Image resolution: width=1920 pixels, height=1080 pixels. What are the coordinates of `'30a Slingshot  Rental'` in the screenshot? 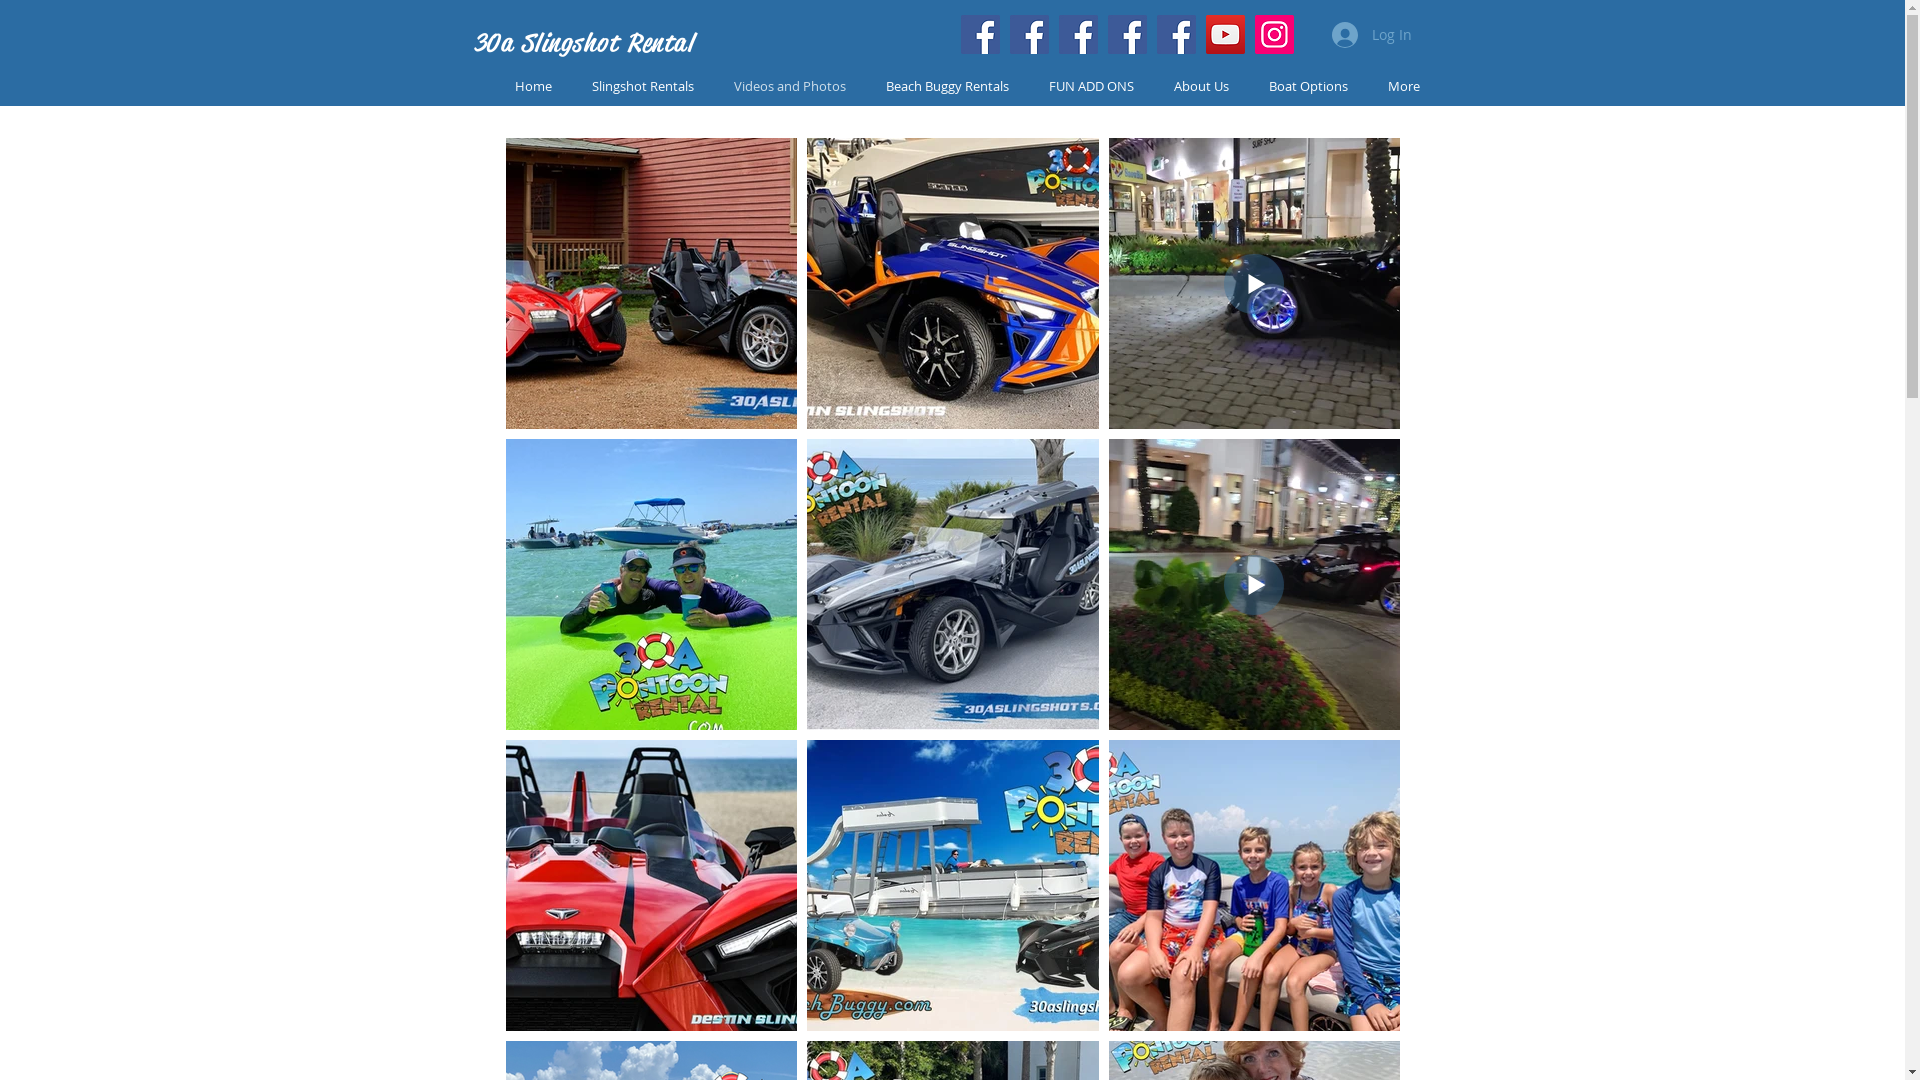 It's located at (583, 42).